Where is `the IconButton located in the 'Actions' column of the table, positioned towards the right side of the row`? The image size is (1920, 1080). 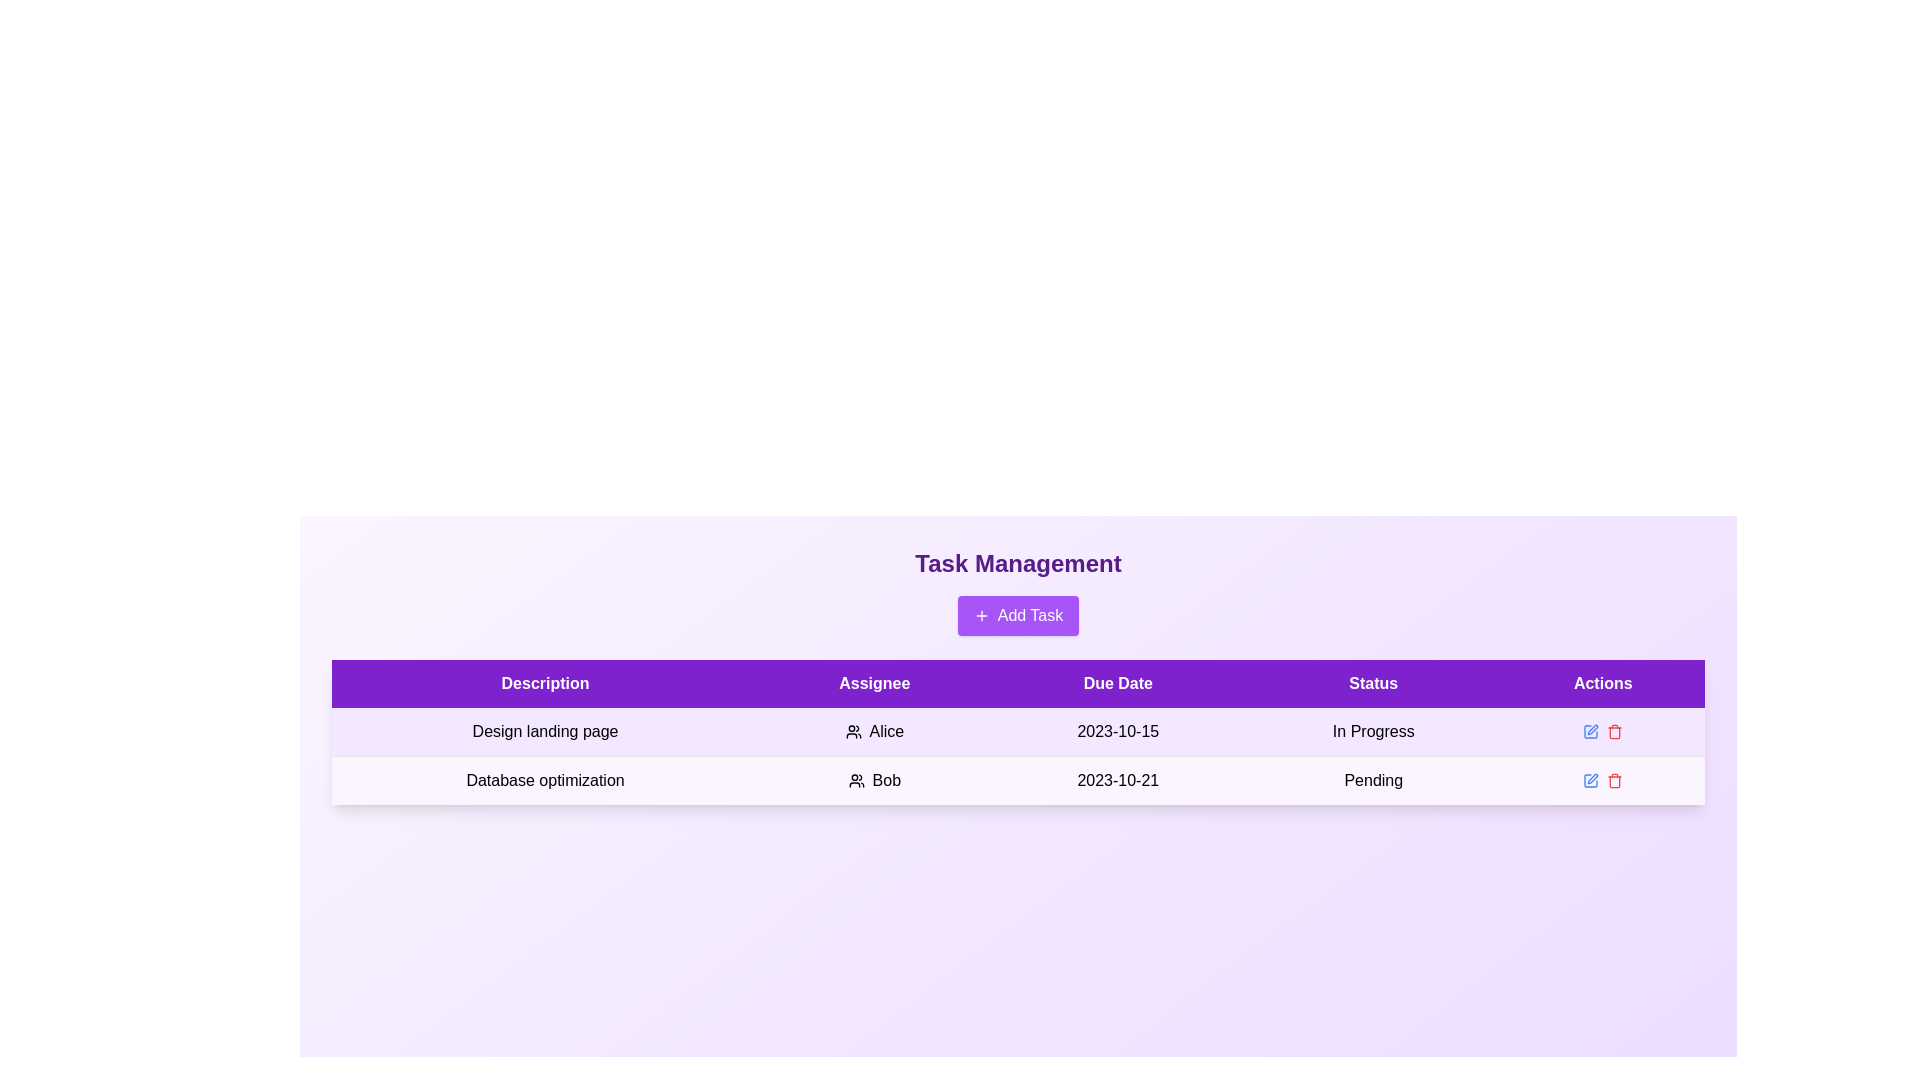 the IconButton located in the 'Actions' column of the table, positioned towards the right side of the row is located at coordinates (1590, 779).